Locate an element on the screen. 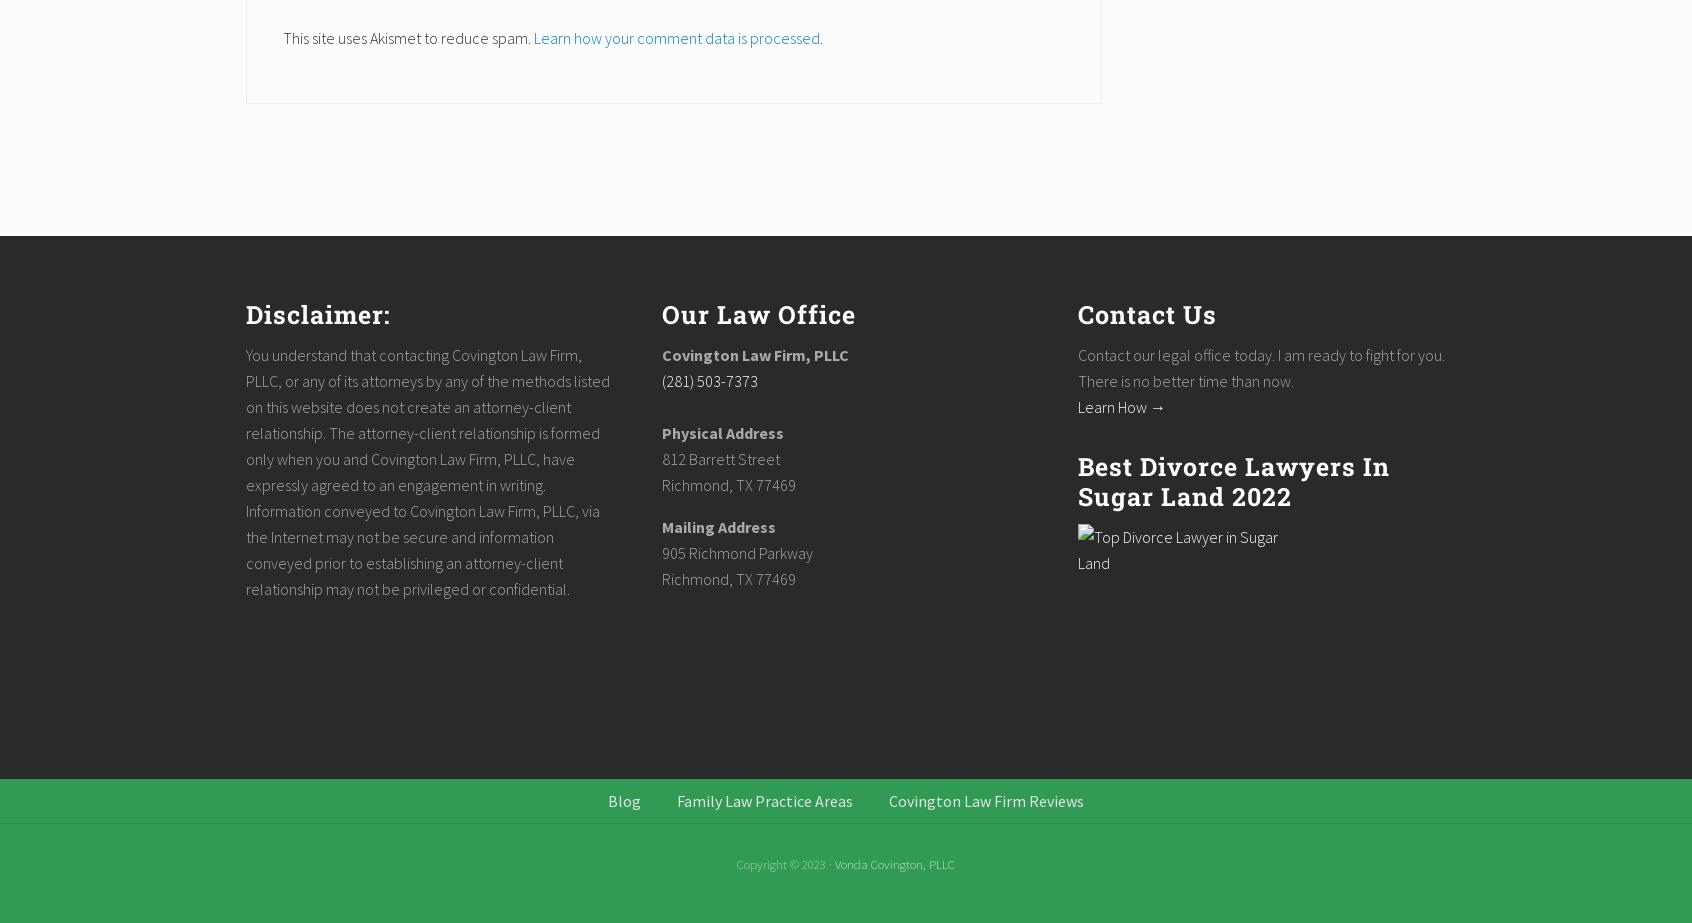  'Blog' is located at coordinates (623, 799).